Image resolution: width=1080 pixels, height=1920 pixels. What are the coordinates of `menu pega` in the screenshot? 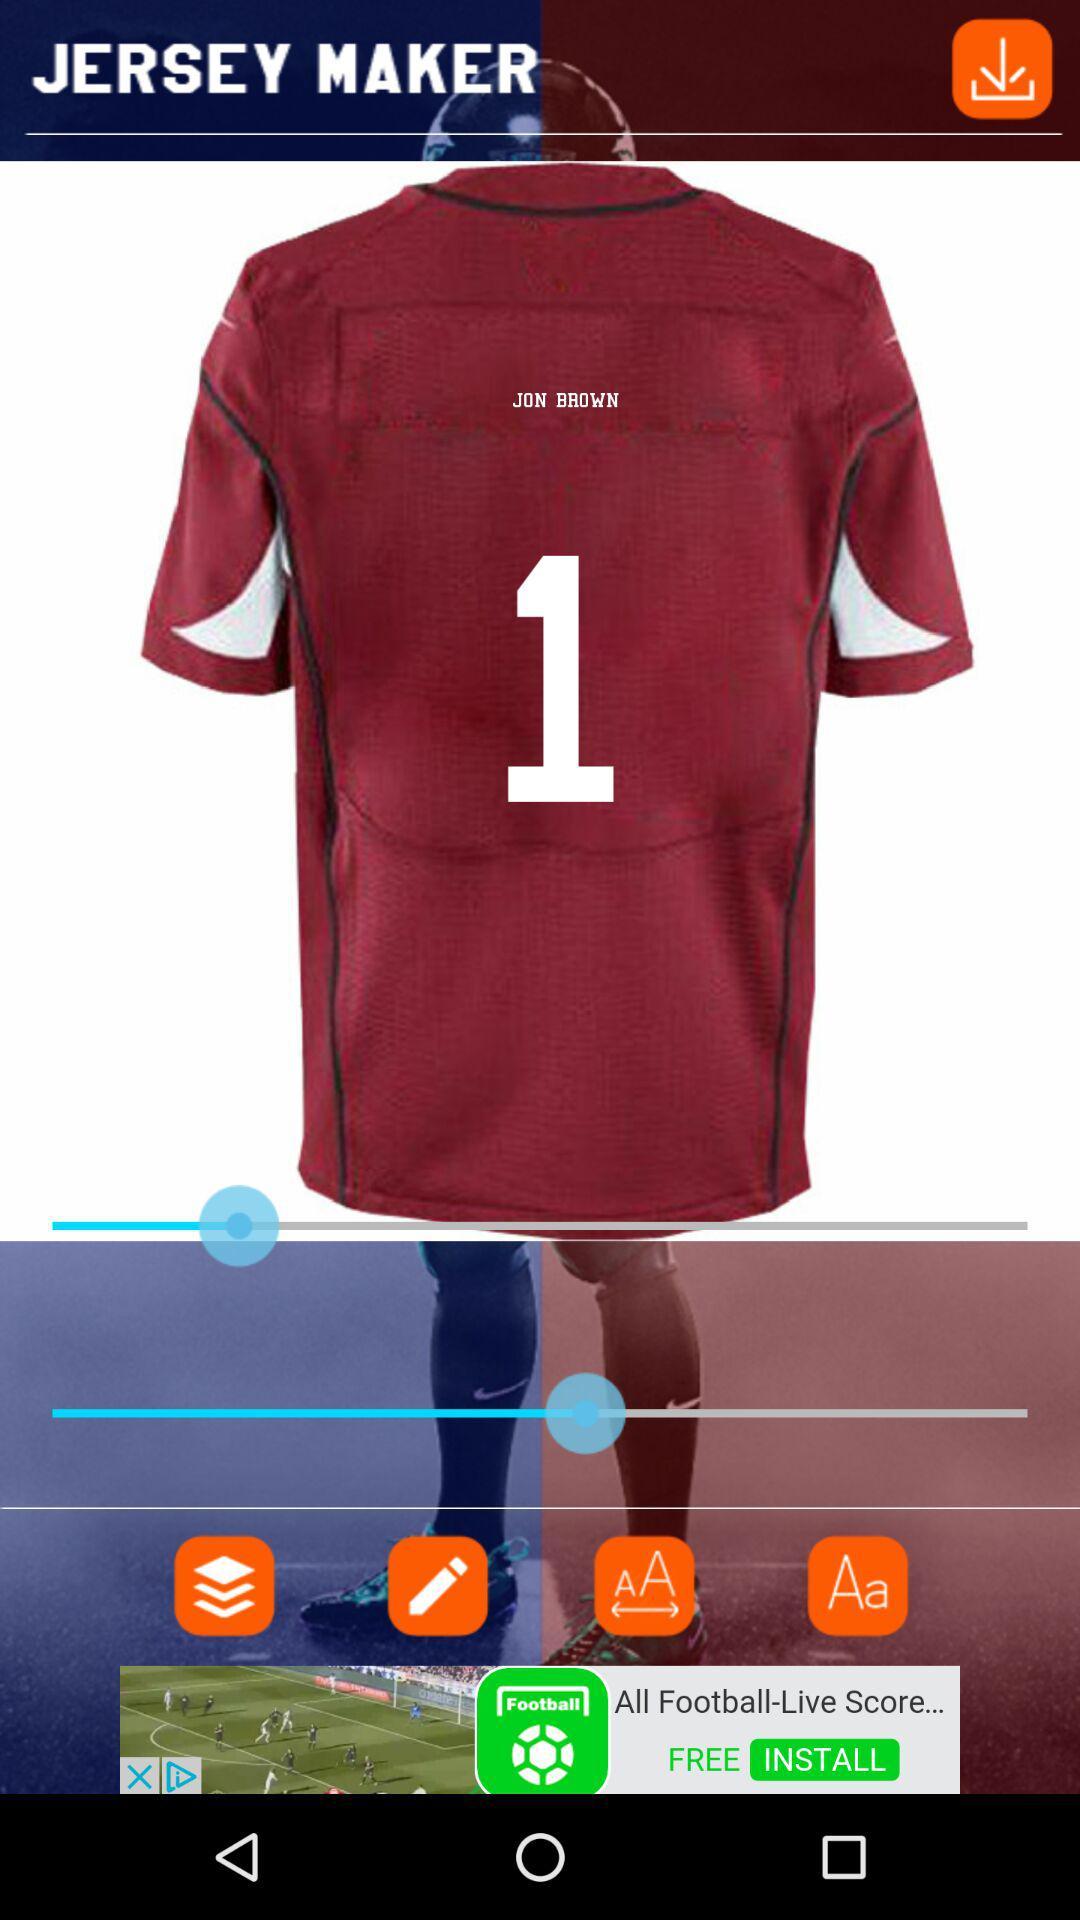 It's located at (644, 1584).